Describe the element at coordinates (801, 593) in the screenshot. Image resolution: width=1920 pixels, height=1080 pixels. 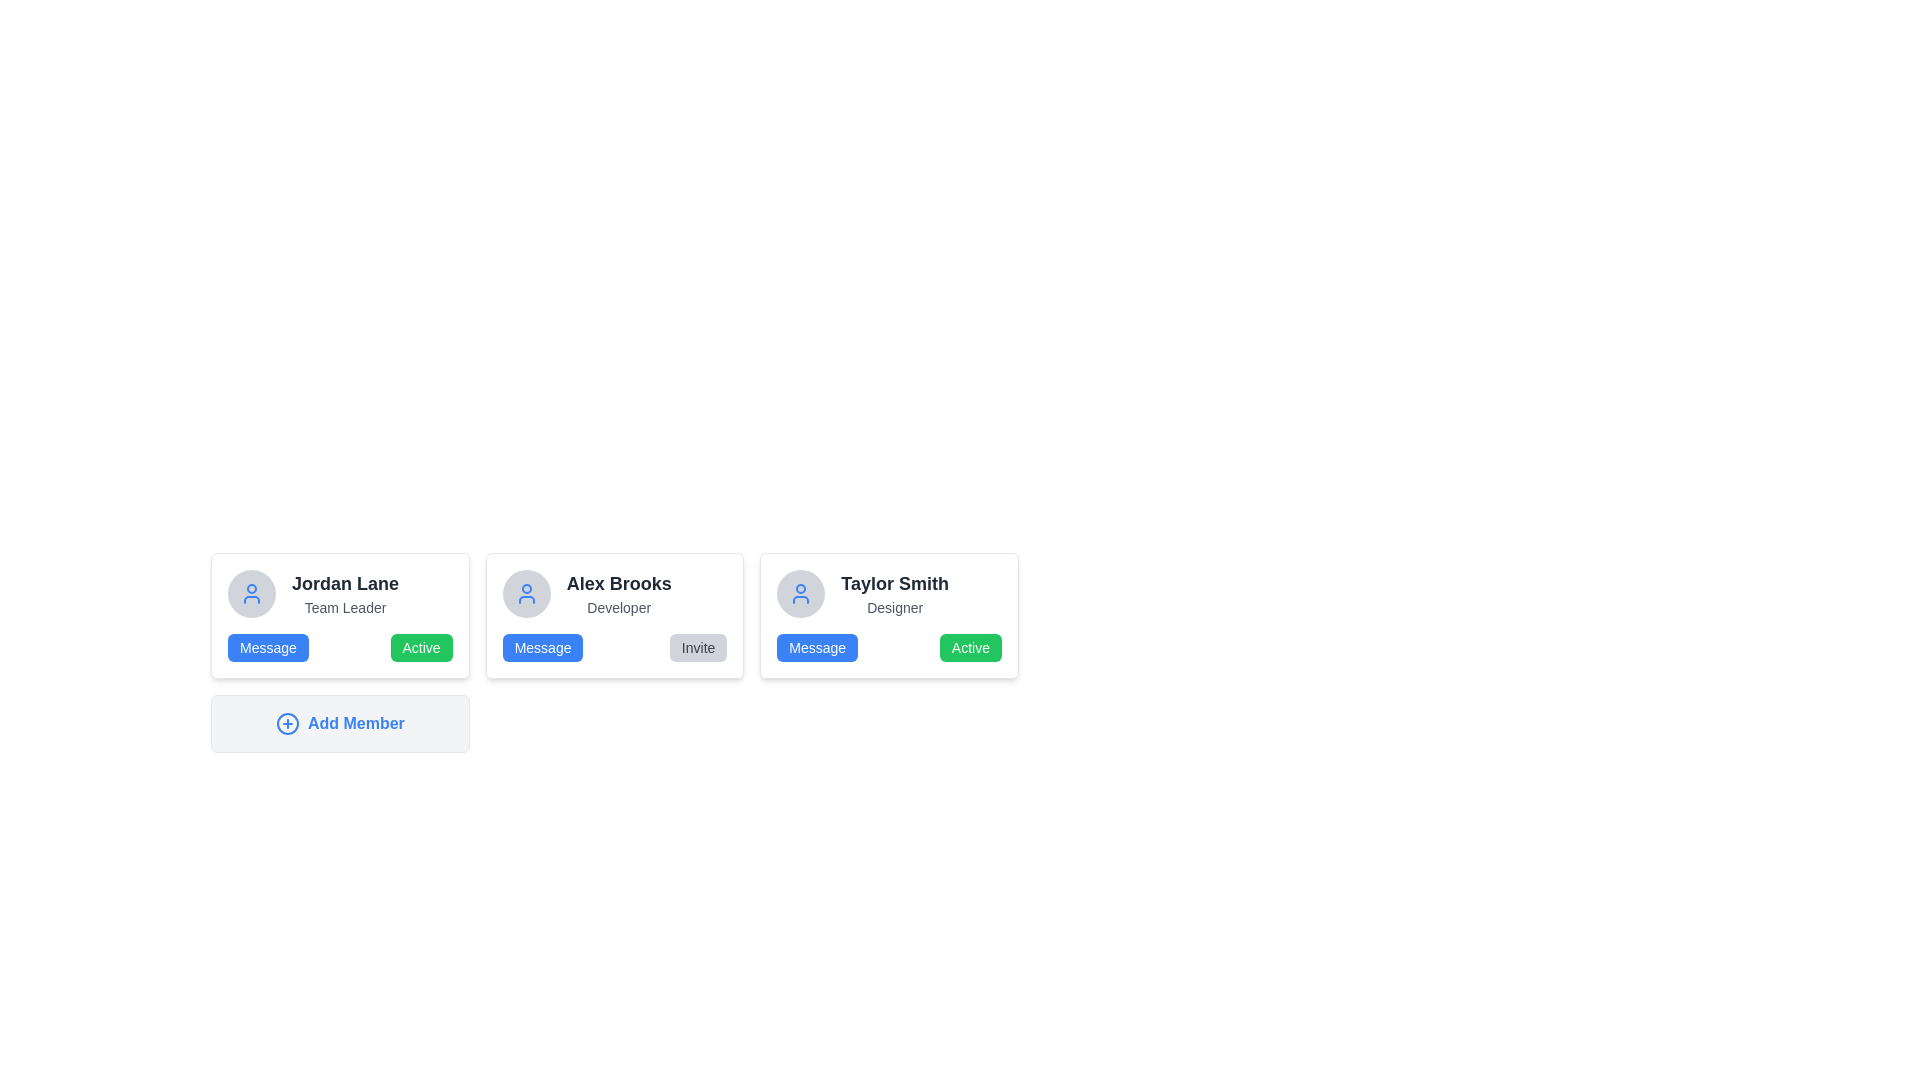
I see `the Profile picture placeholder for user 'Taylor Smith', located at the top-left corner of the user card above the text 'Taylor Smith' and 'Designer'` at that location.